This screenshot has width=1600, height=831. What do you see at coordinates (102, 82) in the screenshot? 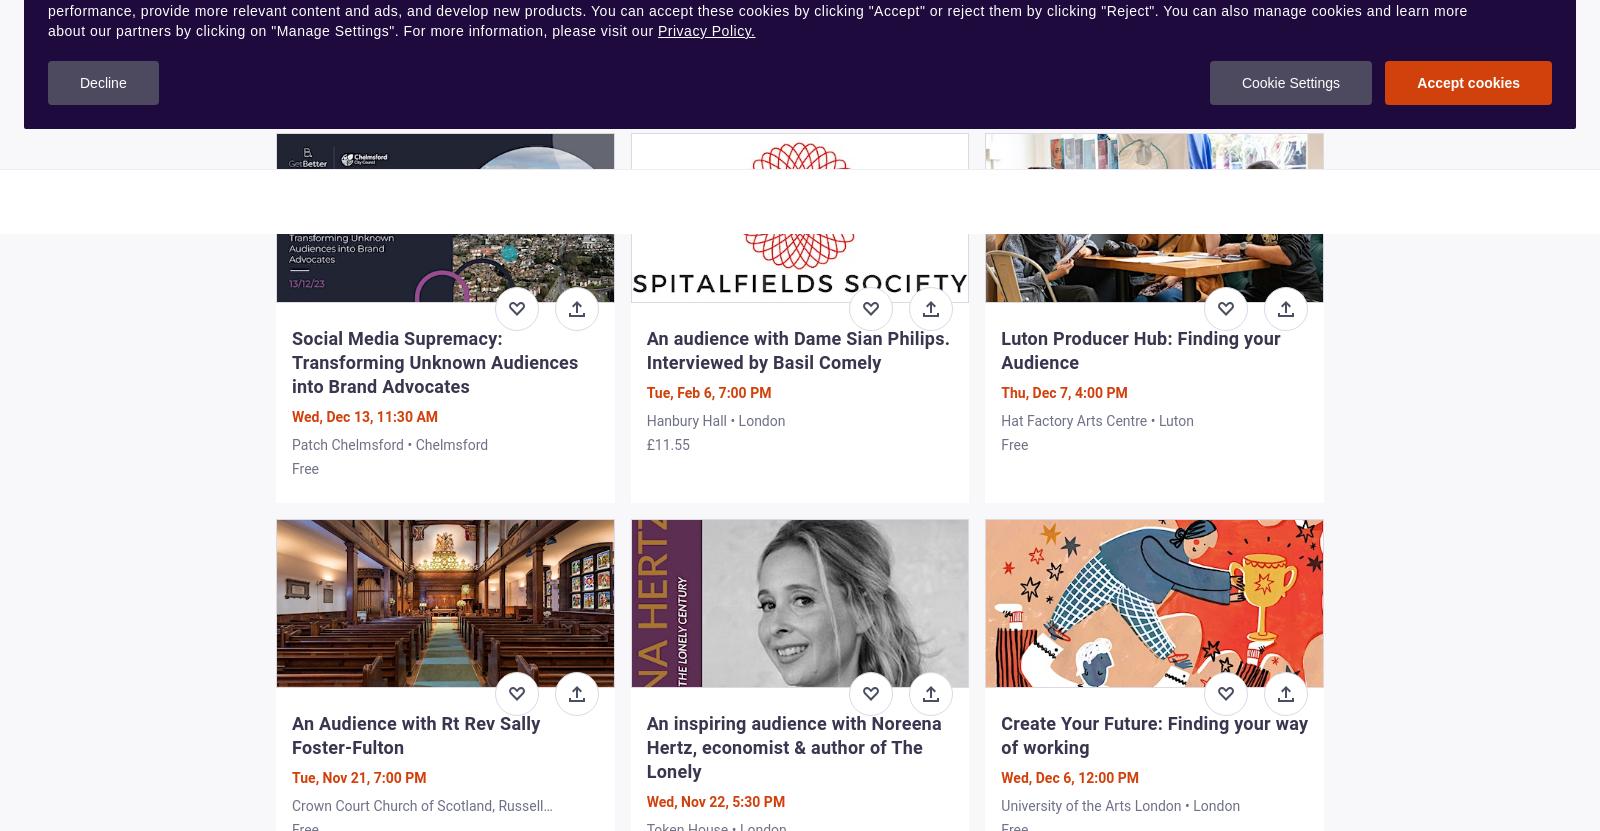
I see `'Decline'` at bounding box center [102, 82].